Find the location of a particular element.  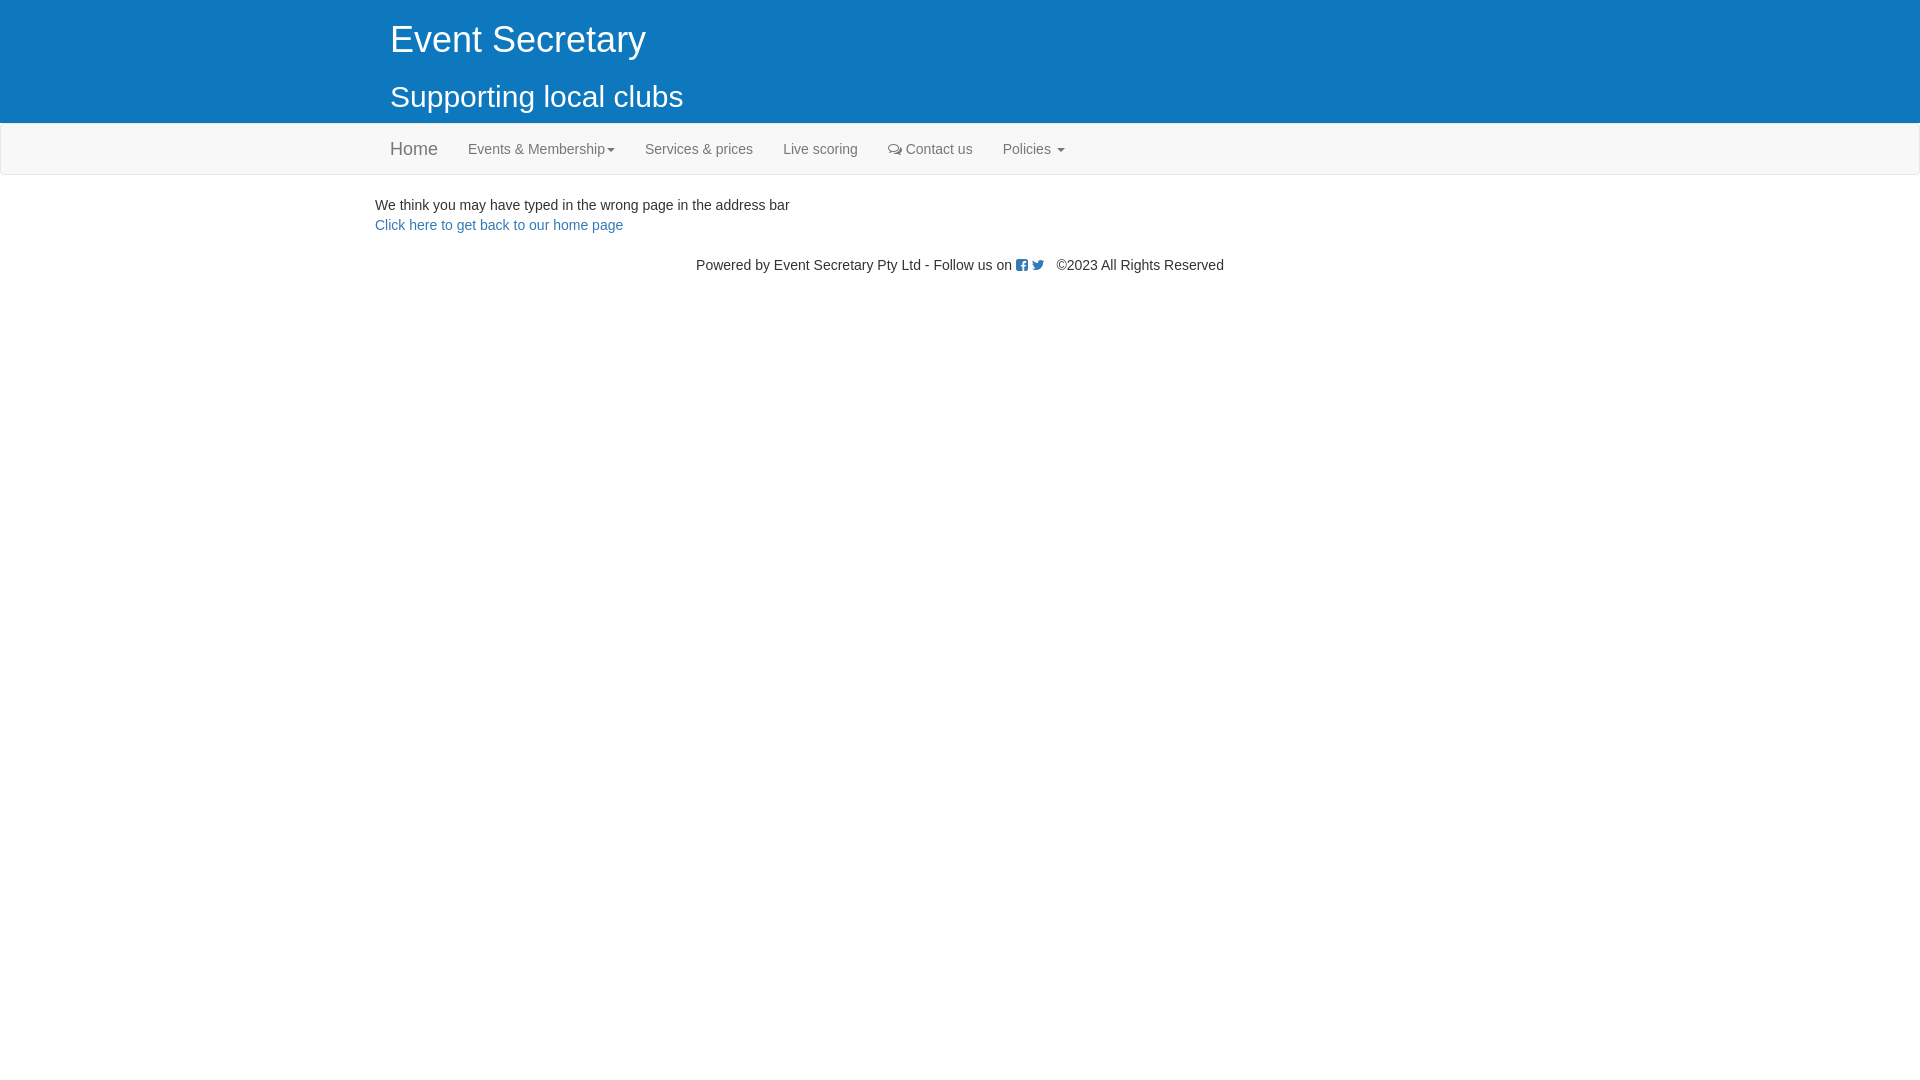

'Home' is located at coordinates (412, 148).